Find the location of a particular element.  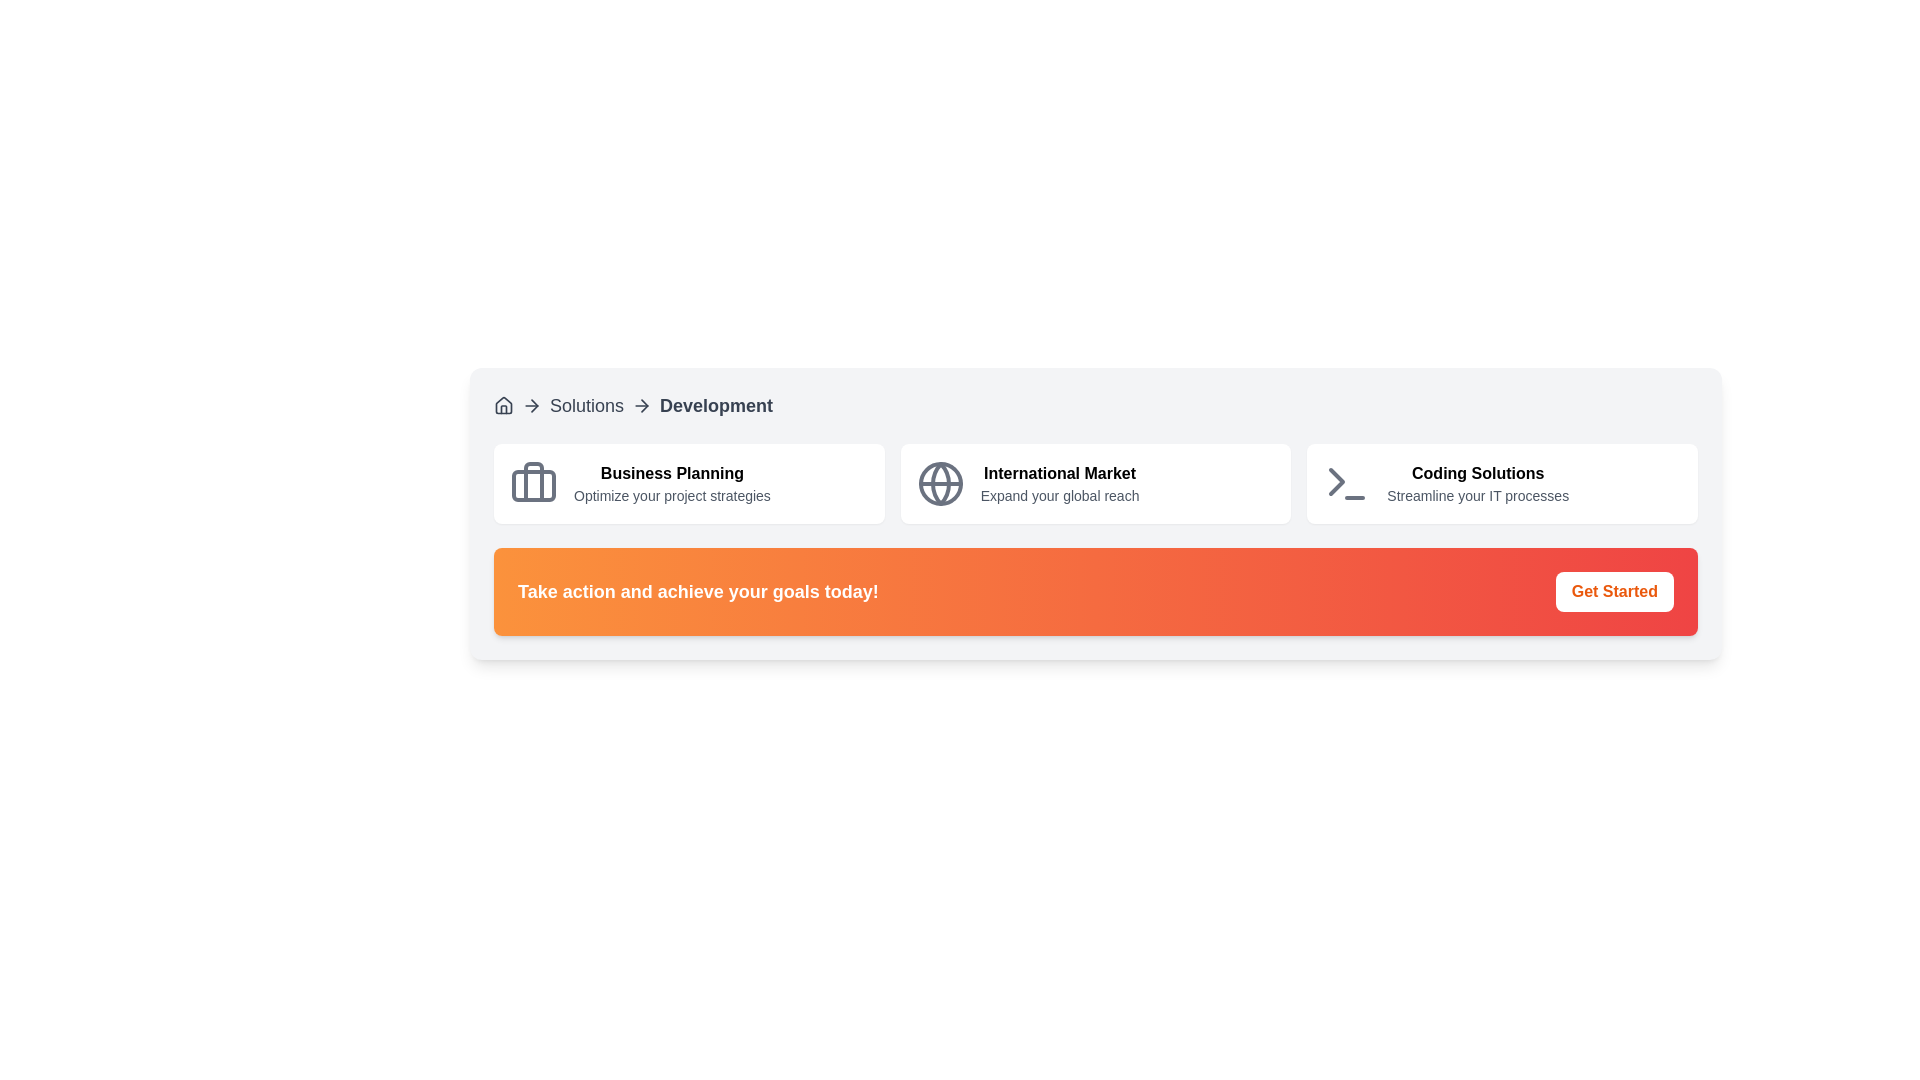

the SVG circle component that is part of the globe icon within the 'International Market' card is located at coordinates (939, 483).